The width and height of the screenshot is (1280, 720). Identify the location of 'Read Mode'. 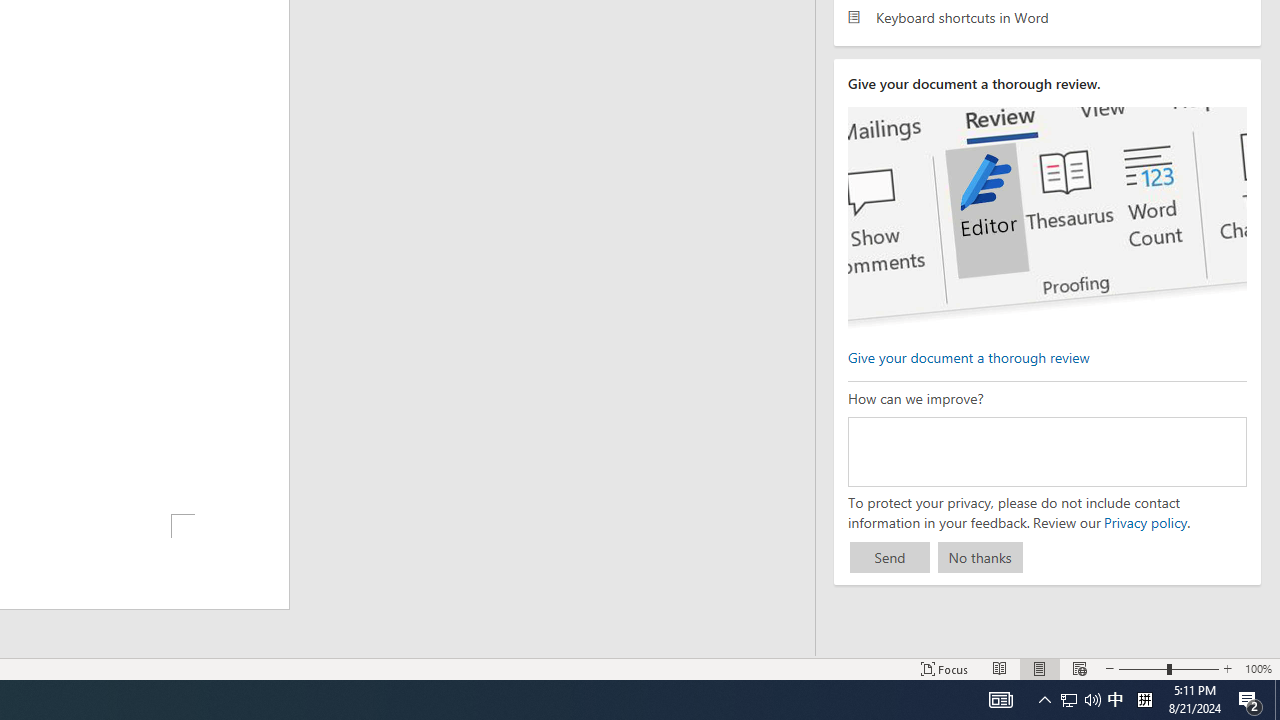
(1000, 669).